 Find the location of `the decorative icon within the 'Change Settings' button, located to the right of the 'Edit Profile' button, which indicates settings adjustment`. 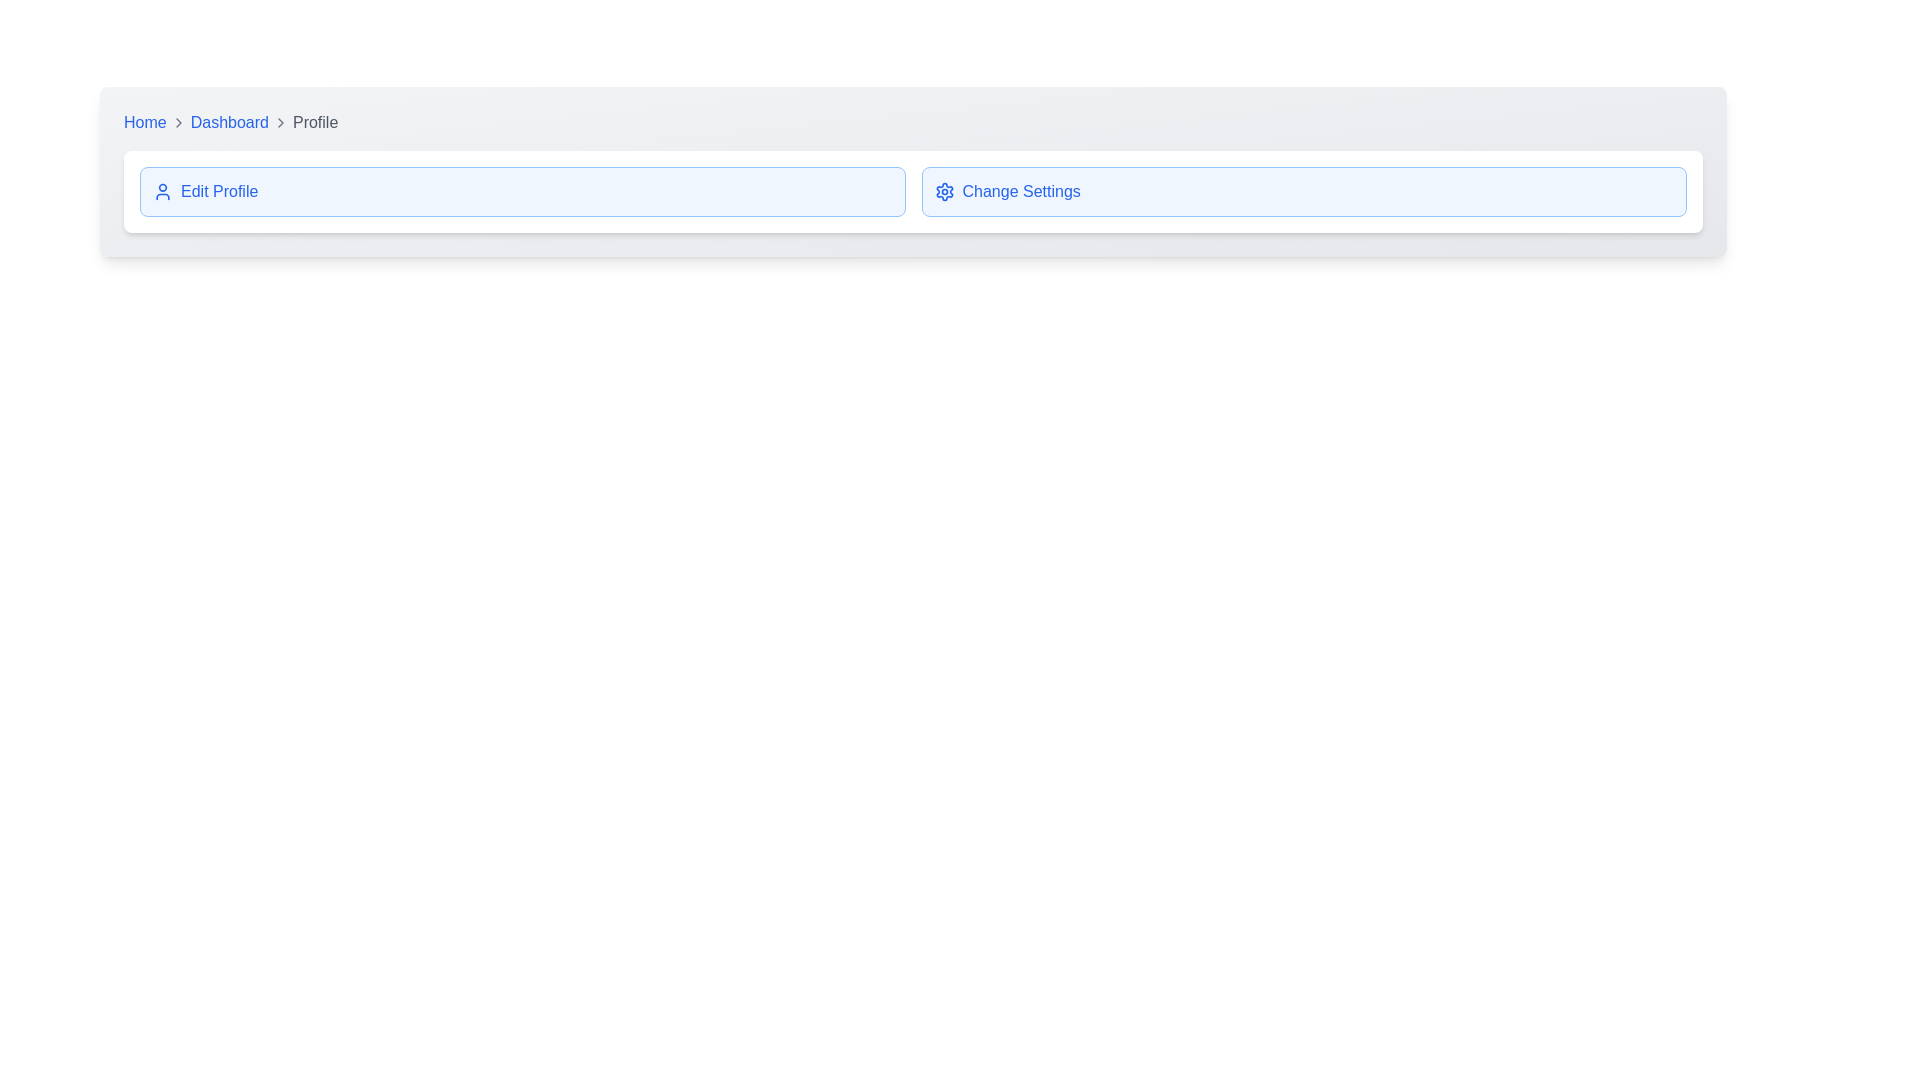

the decorative icon within the 'Change Settings' button, located to the right of the 'Edit Profile' button, which indicates settings adjustment is located at coordinates (943, 192).